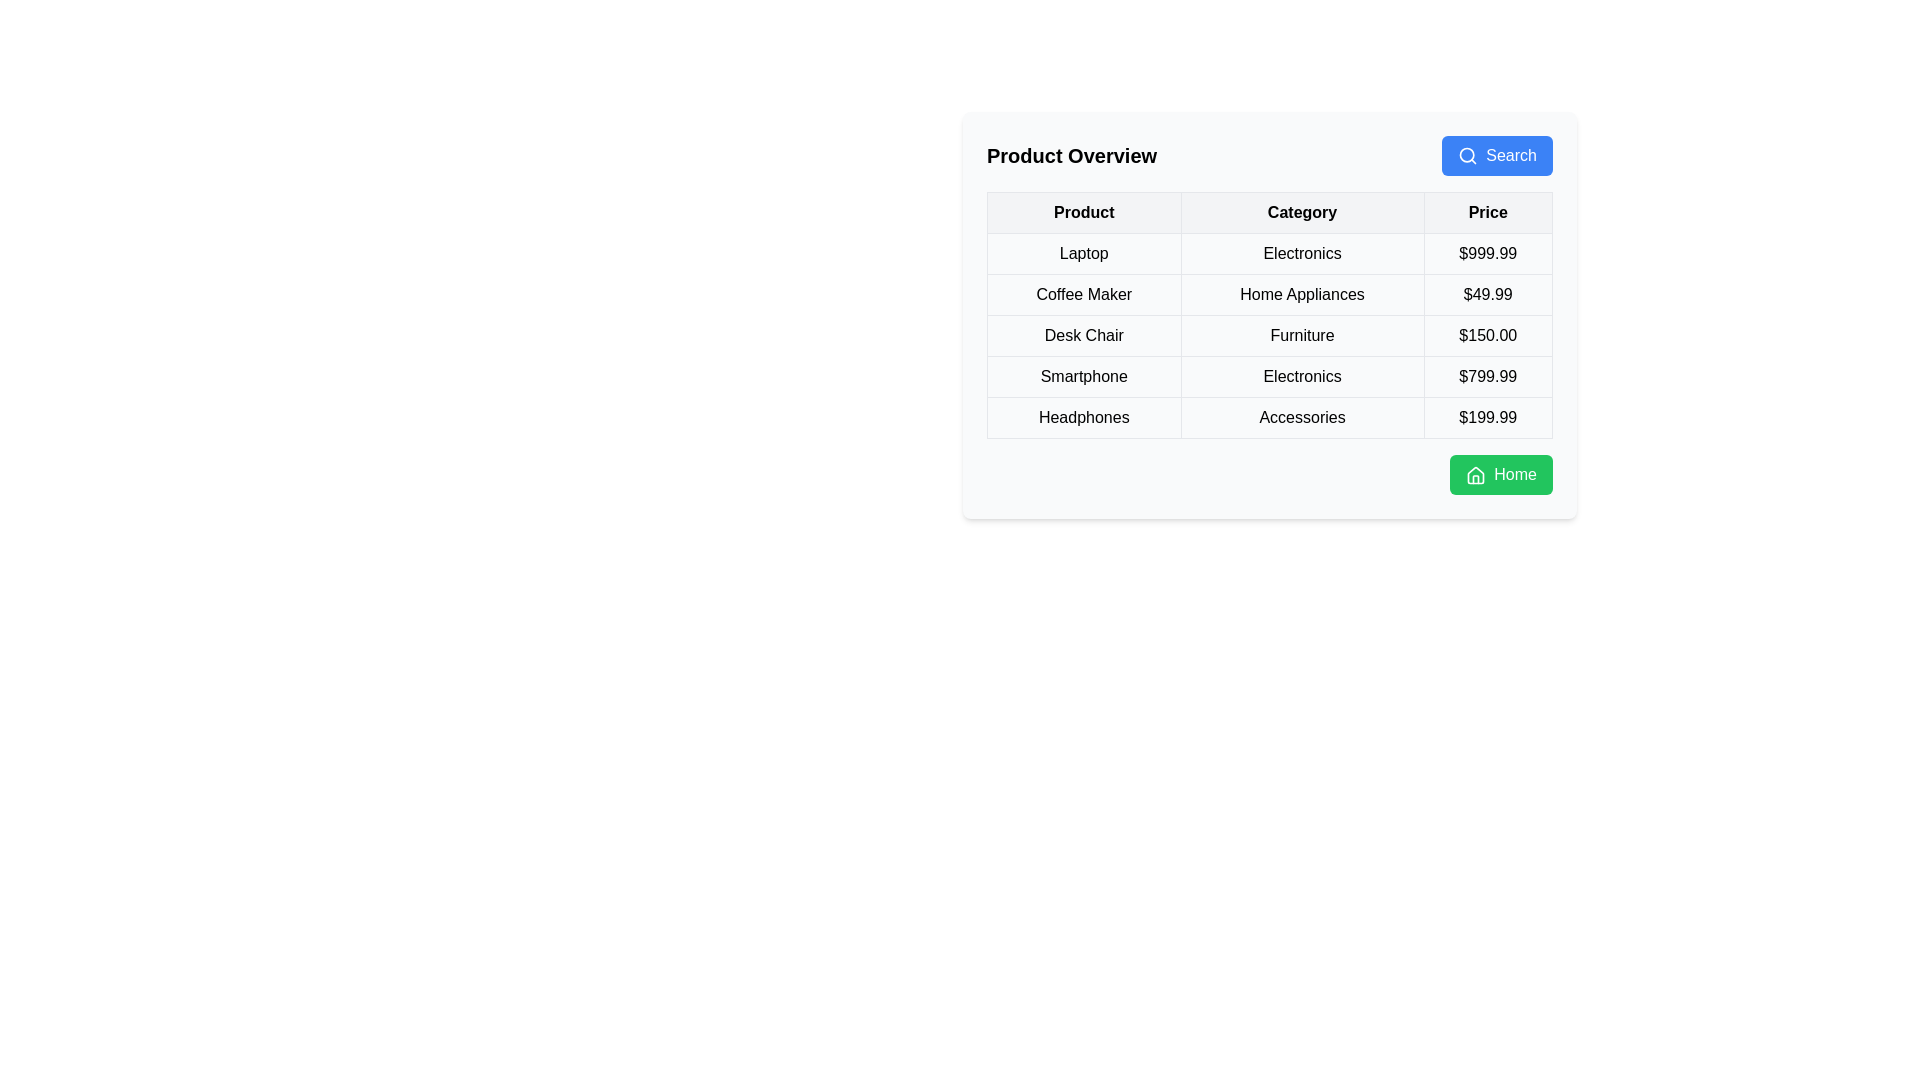 This screenshot has height=1080, width=1920. I want to click on the 'Headphones' label, which is a textual element styled with a rectangular border in the 'Product Overview' table, so click(1083, 416).